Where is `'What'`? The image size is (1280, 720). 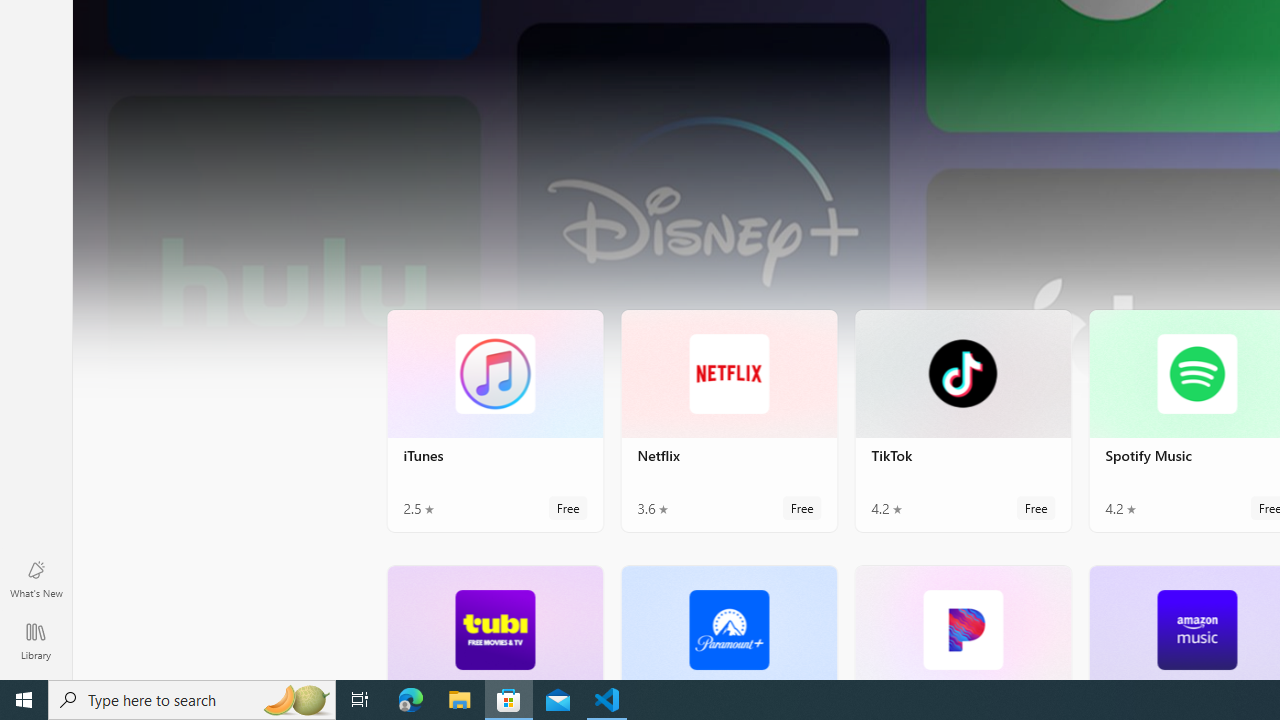
'What' is located at coordinates (35, 578).